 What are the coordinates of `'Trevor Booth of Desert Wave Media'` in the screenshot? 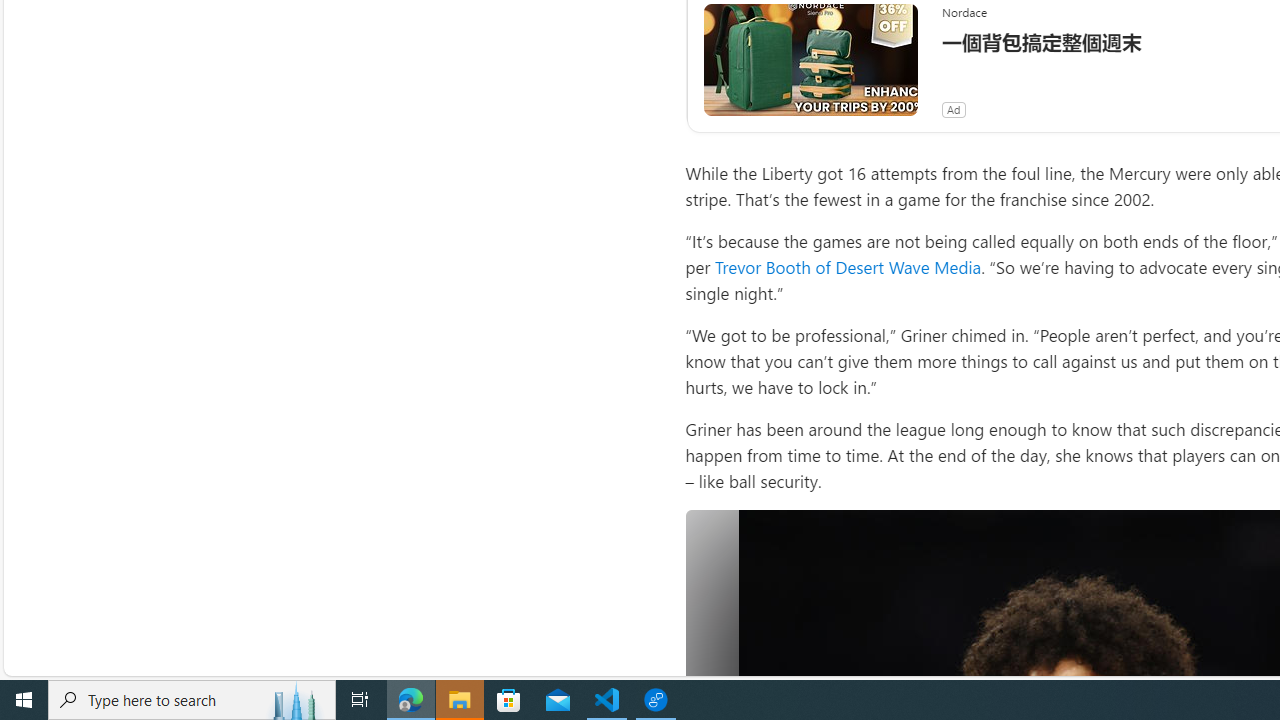 It's located at (848, 266).